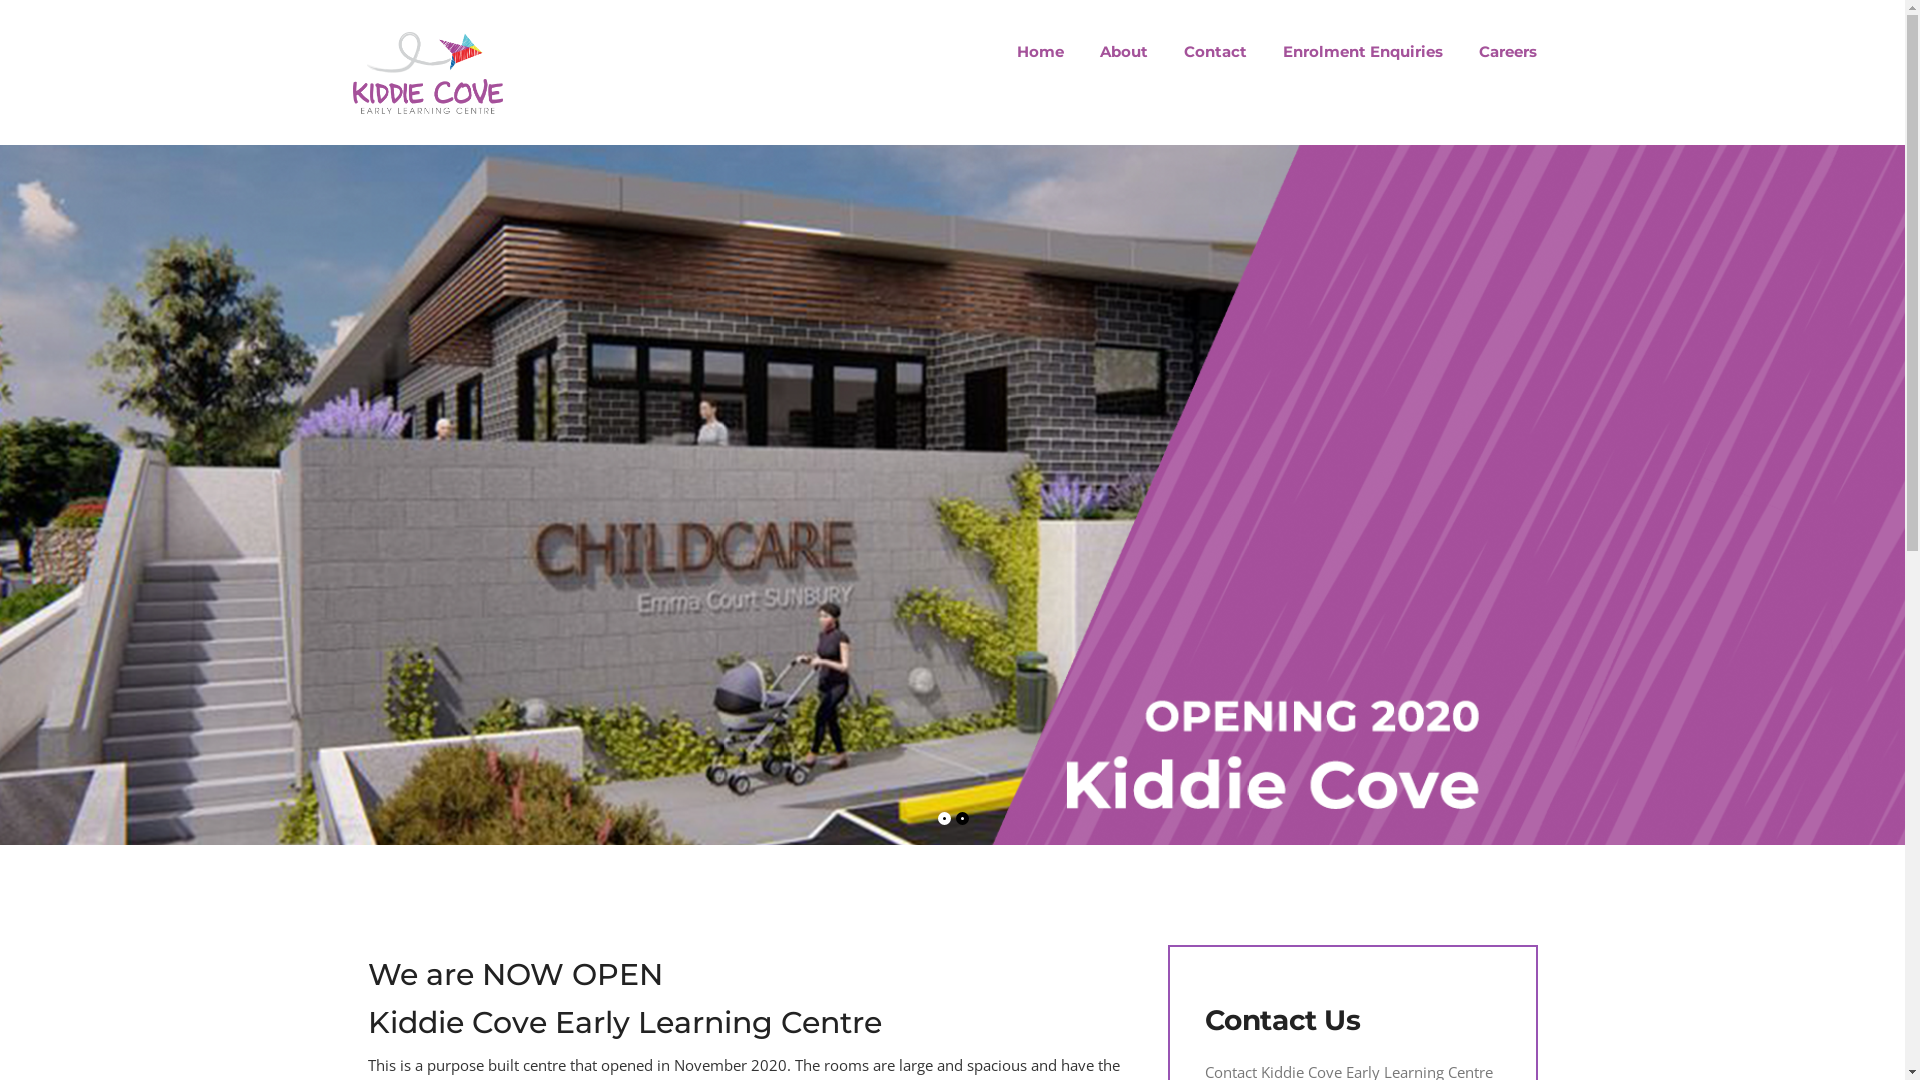  What do you see at coordinates (1264, 50) in the screenshot?
I see `'Enrolment Enquiries'` at bounding box center [1264, 50].